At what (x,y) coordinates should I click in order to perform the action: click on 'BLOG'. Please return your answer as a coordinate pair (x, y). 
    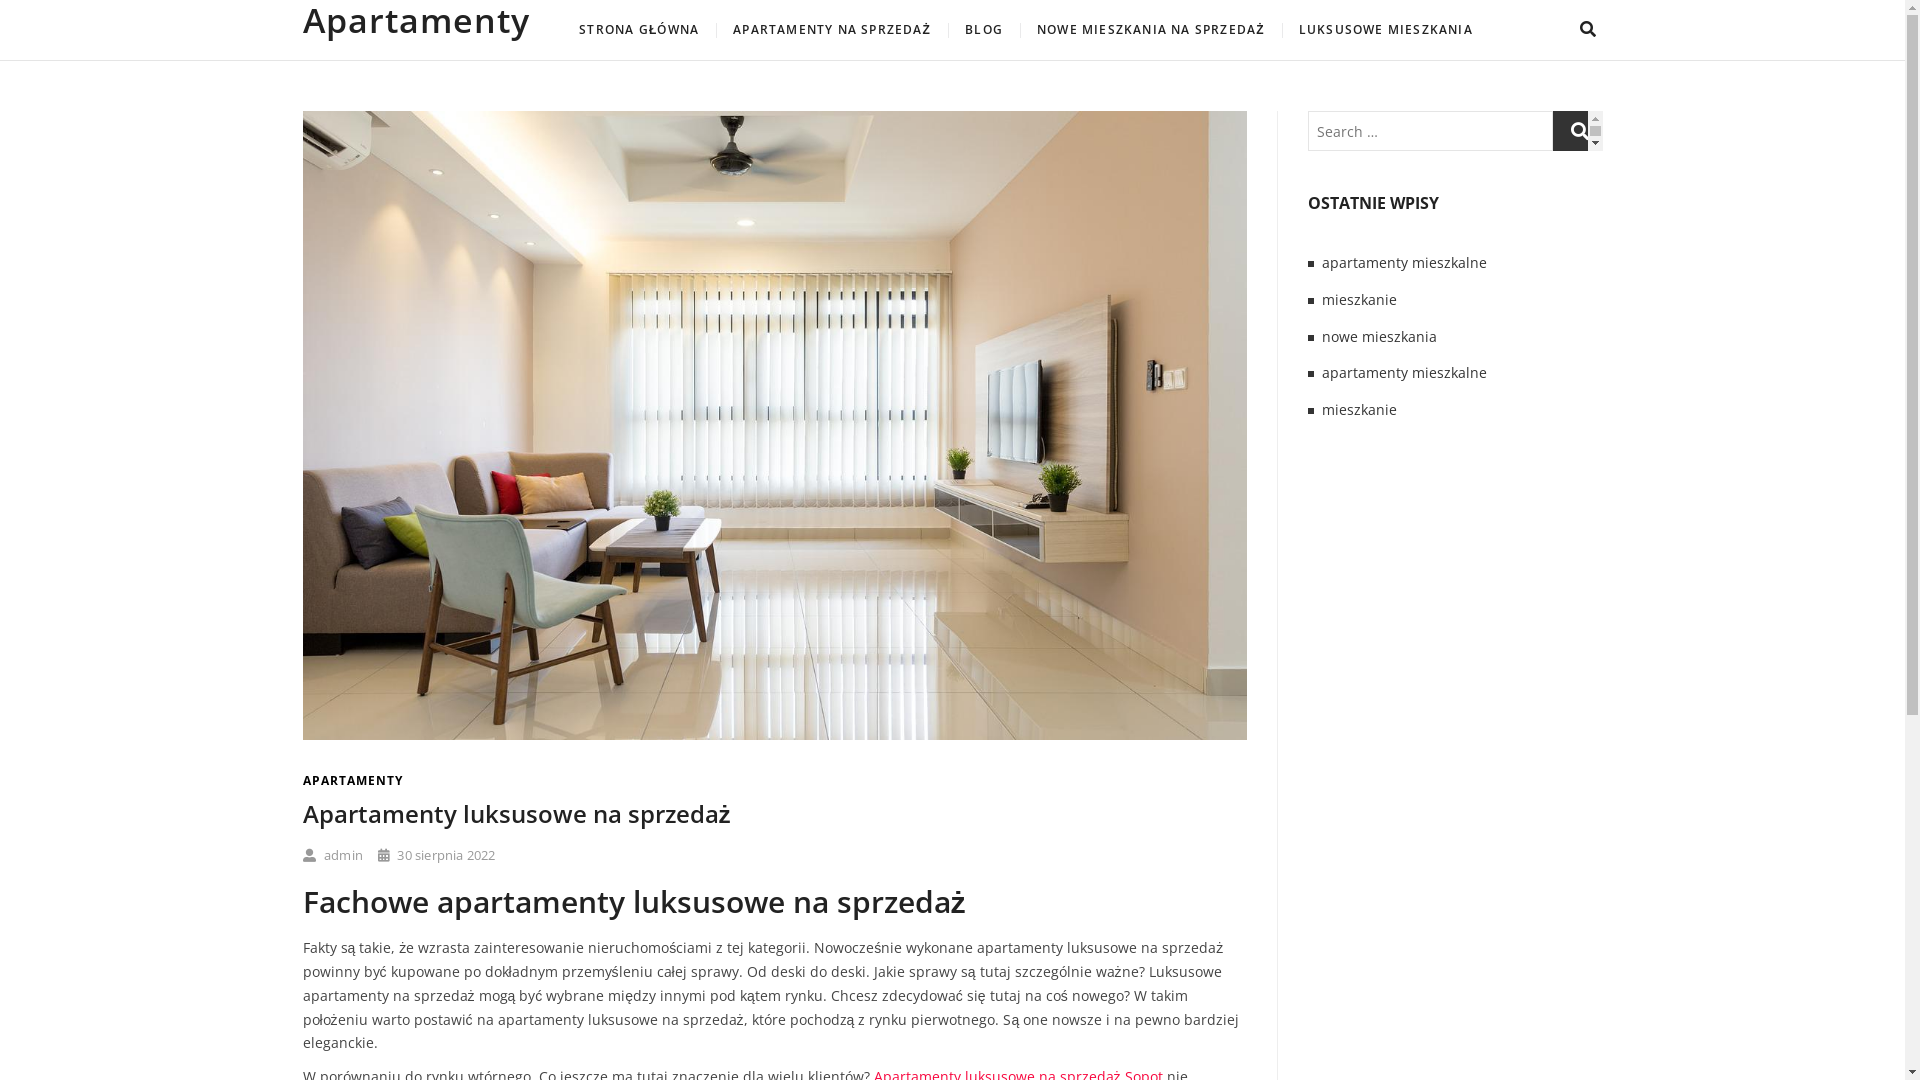
    Looking at the image, I should click on (983, 30).